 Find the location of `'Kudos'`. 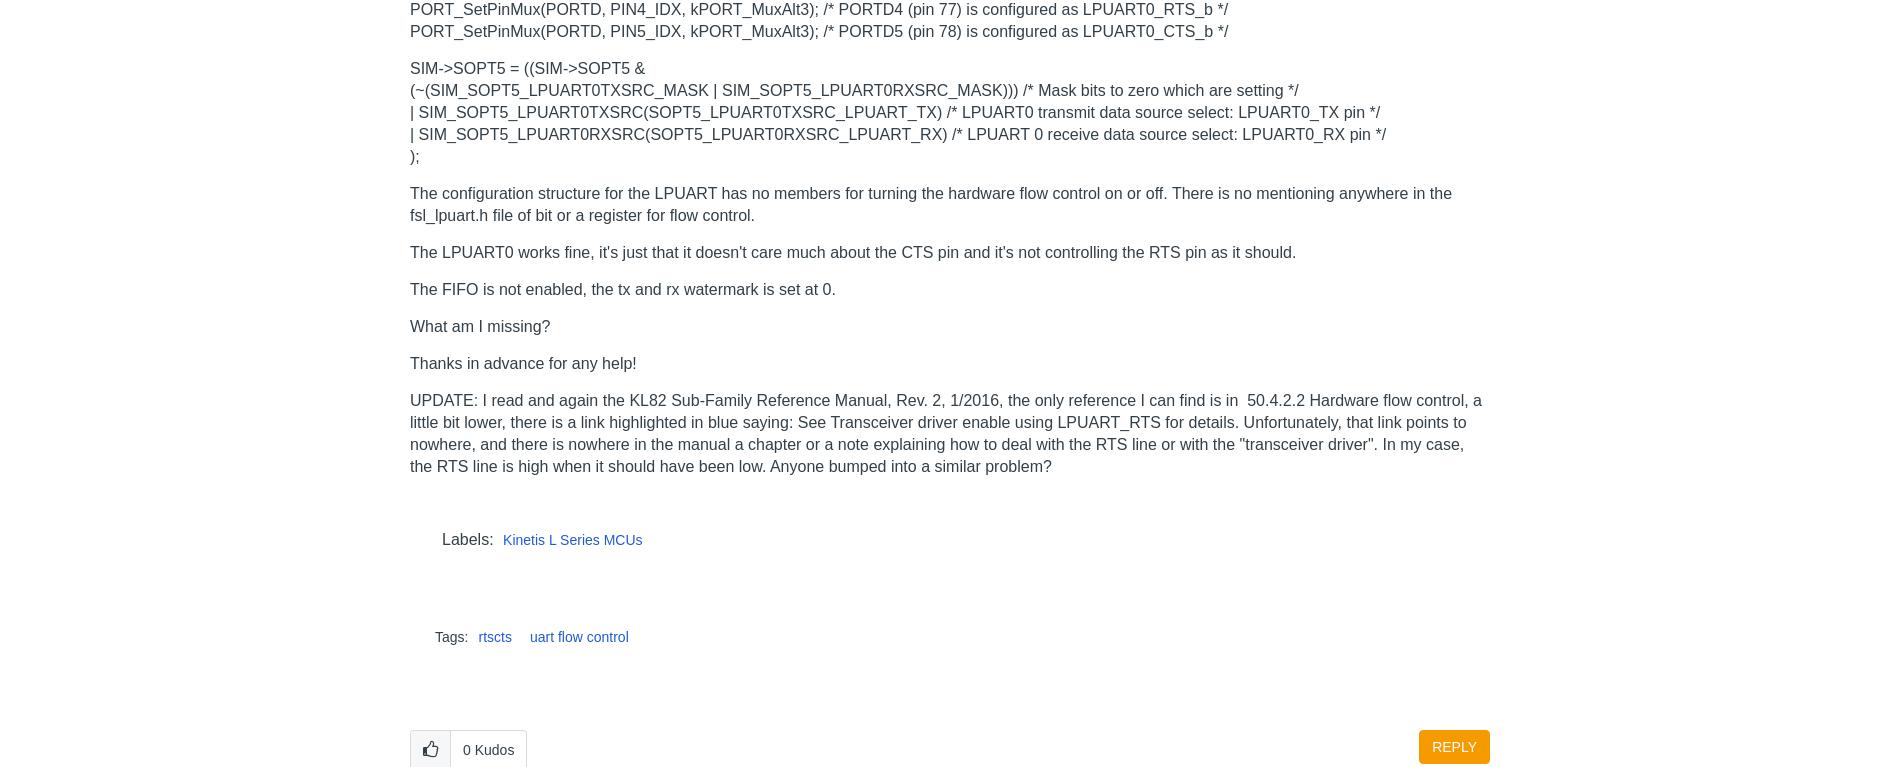

'Kudos' is located at coordinates (473, 748).